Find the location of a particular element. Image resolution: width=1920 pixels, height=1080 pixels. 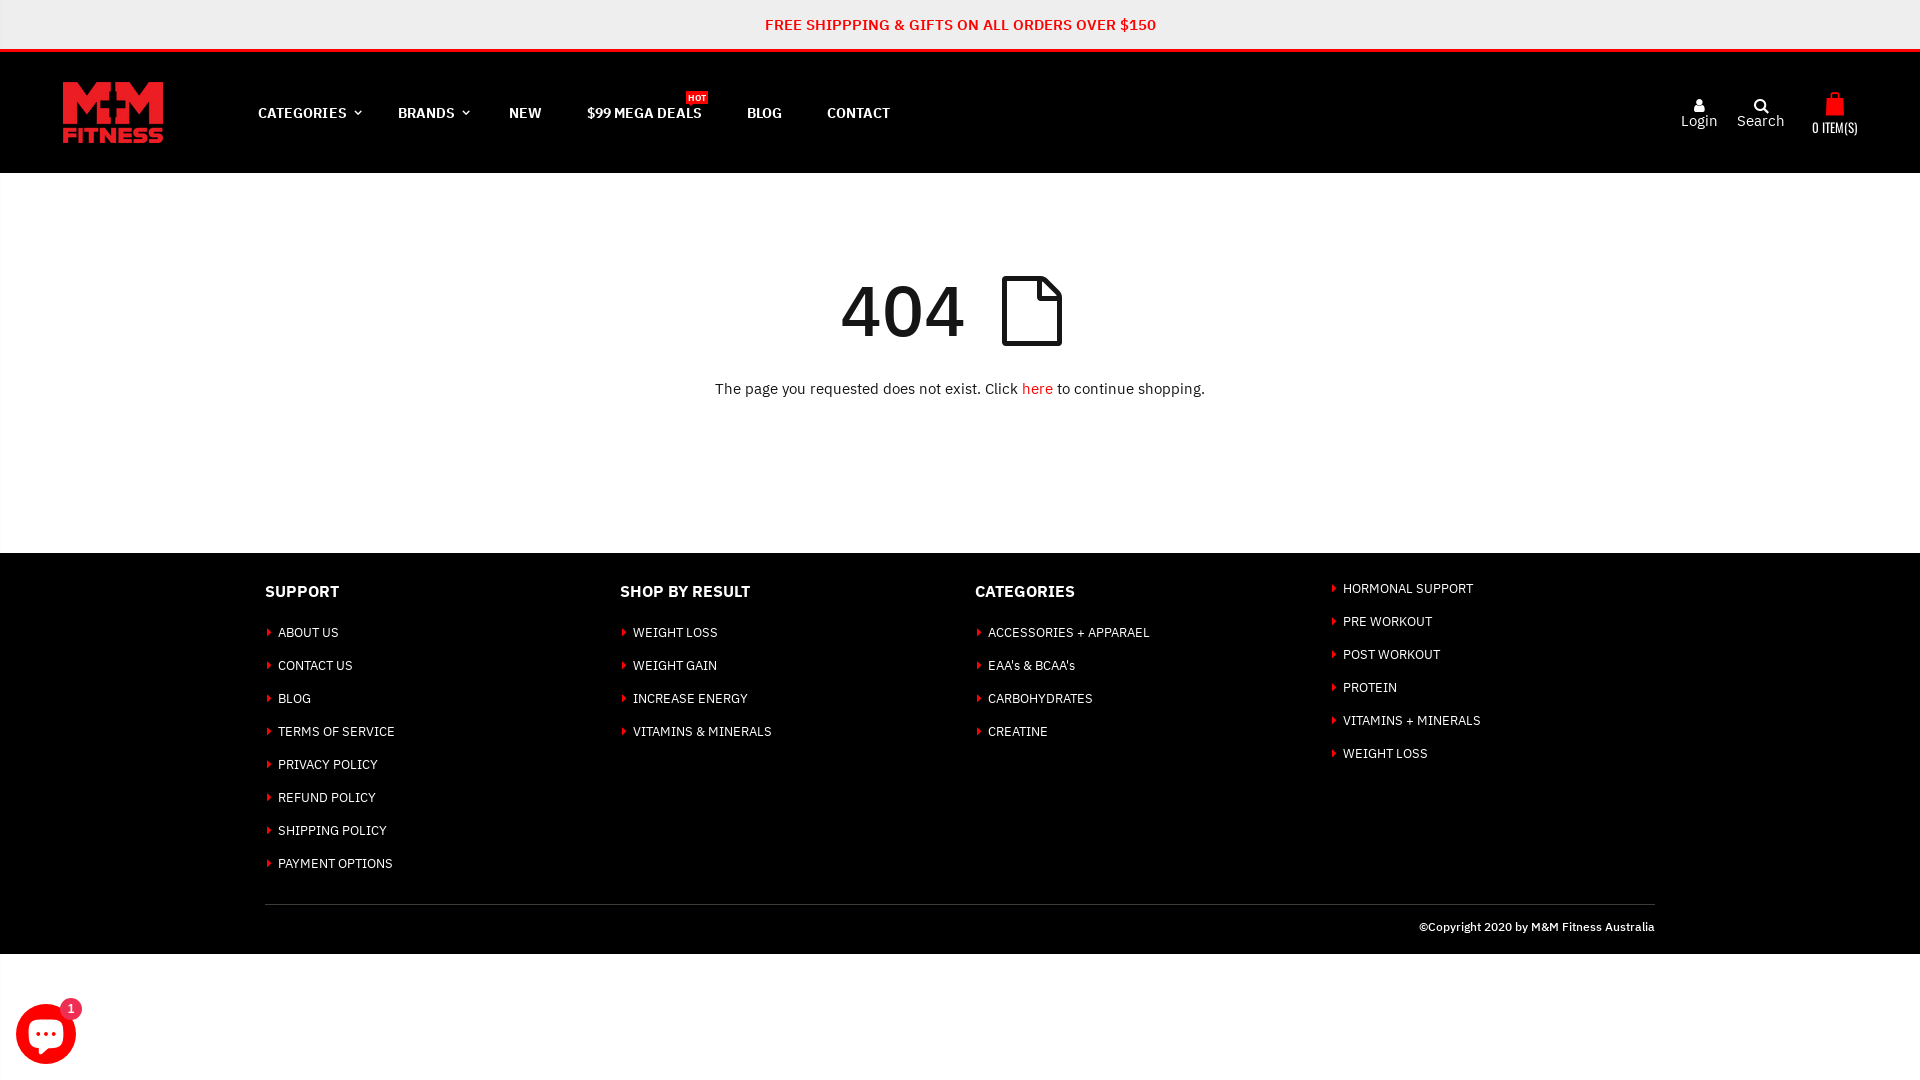

'CATEGORIES' is located at coordinates (305, 111).